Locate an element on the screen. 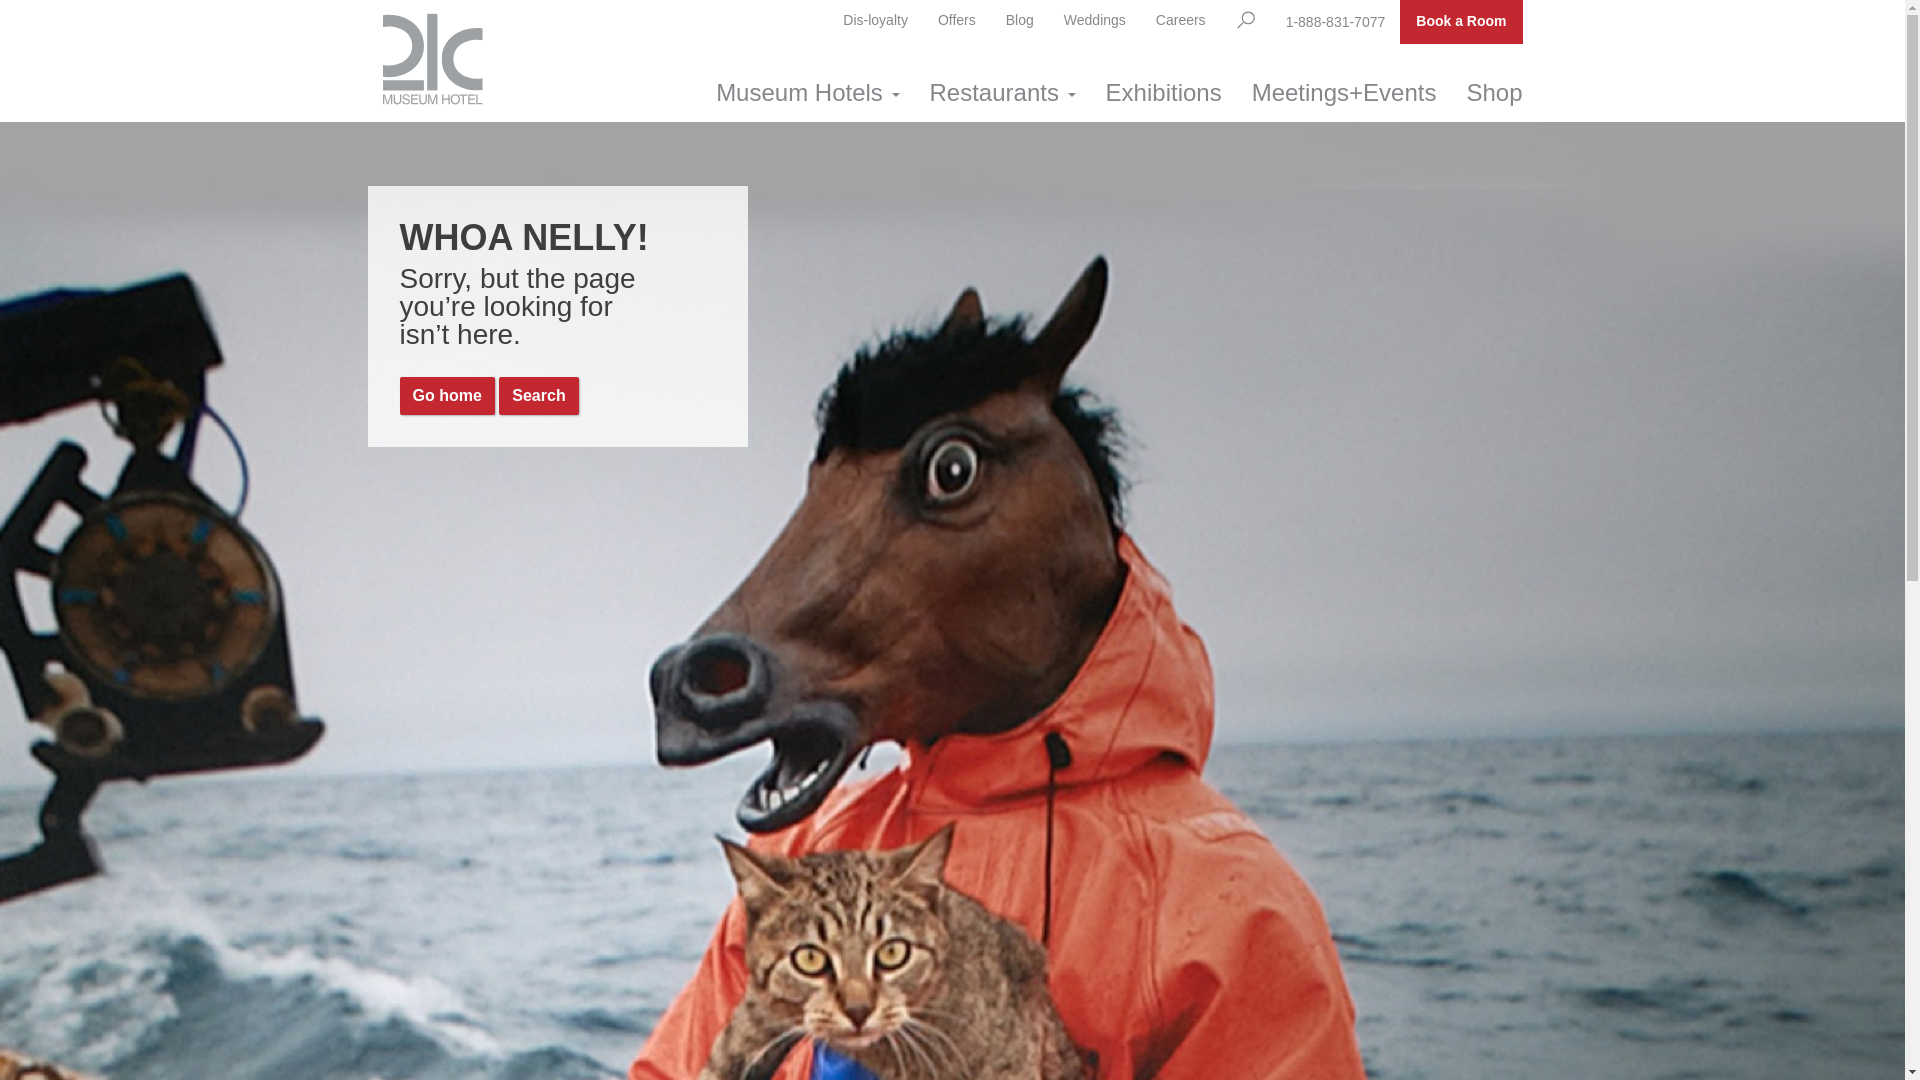 The image size is (1920, 1080). 'Shop' is located at coordinates (1493, 92).